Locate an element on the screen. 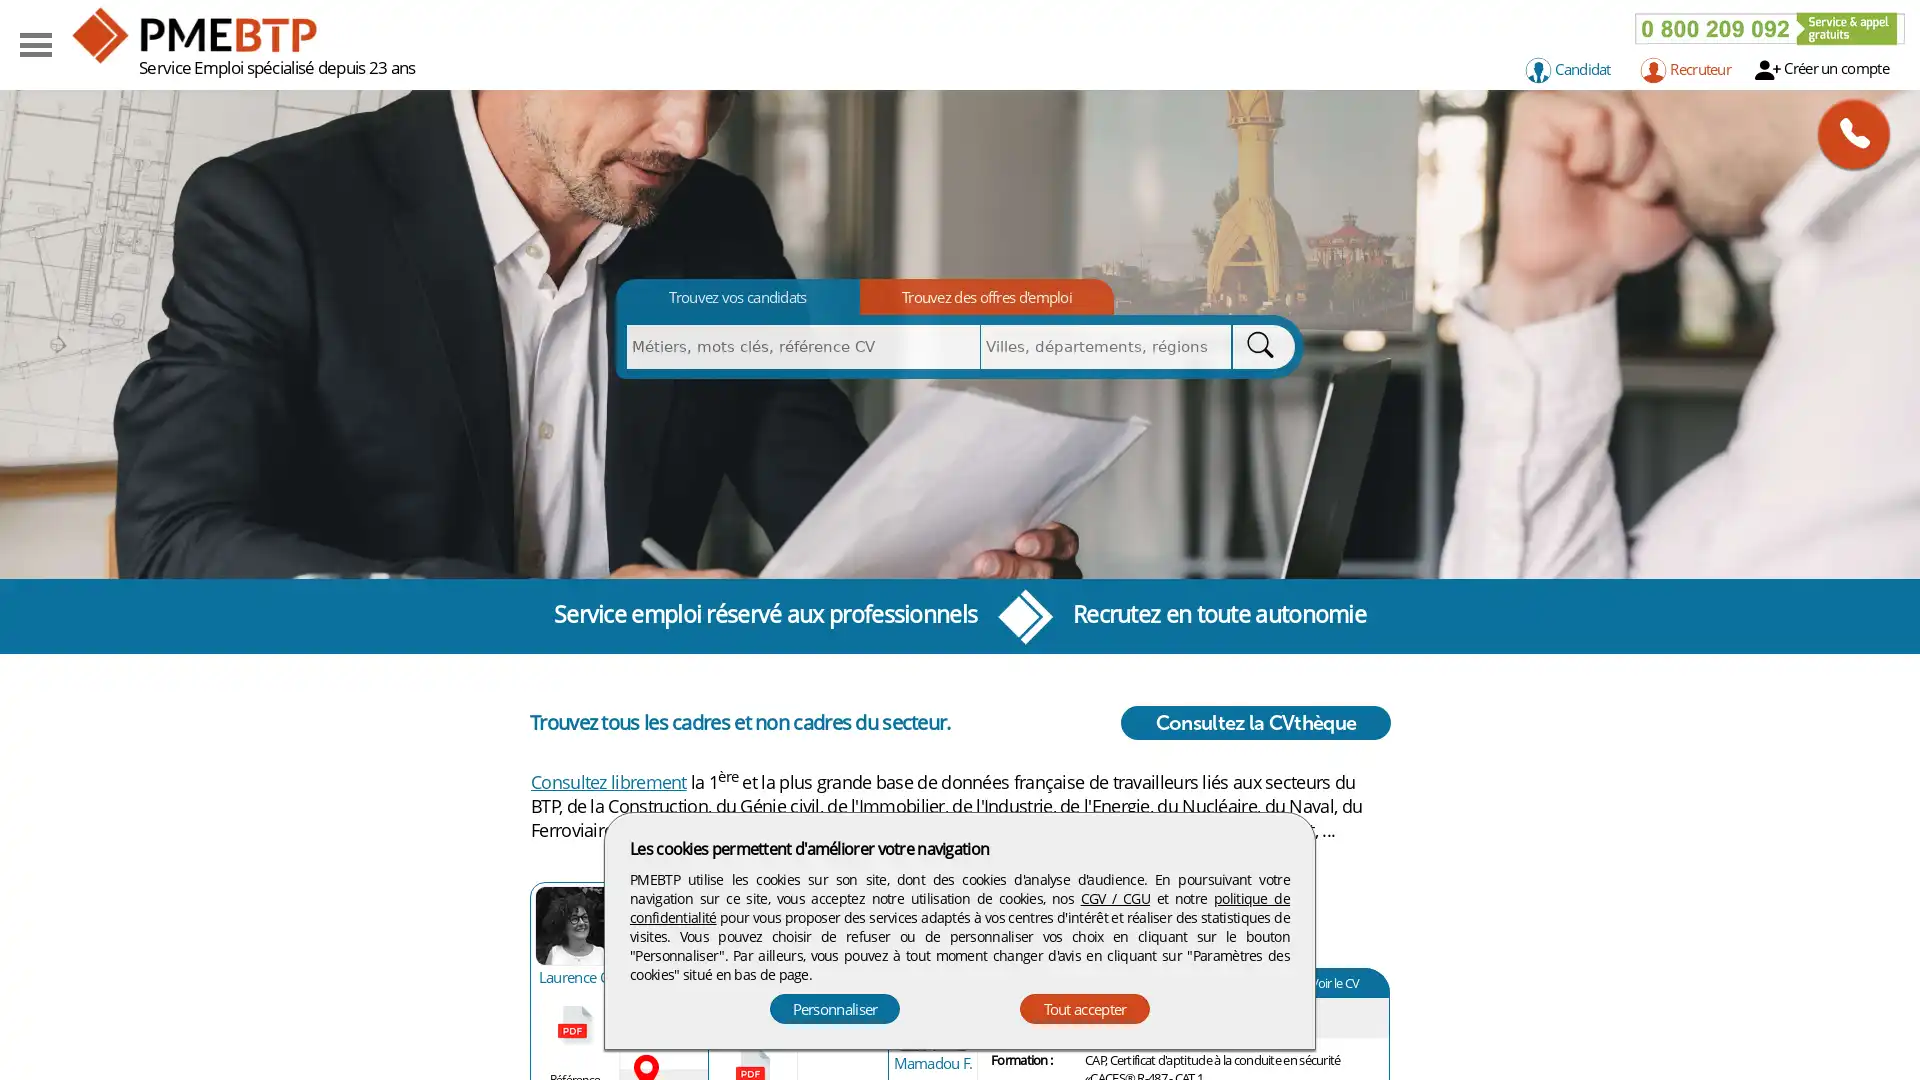  Rechercher is located at coordinates (1261, 346).